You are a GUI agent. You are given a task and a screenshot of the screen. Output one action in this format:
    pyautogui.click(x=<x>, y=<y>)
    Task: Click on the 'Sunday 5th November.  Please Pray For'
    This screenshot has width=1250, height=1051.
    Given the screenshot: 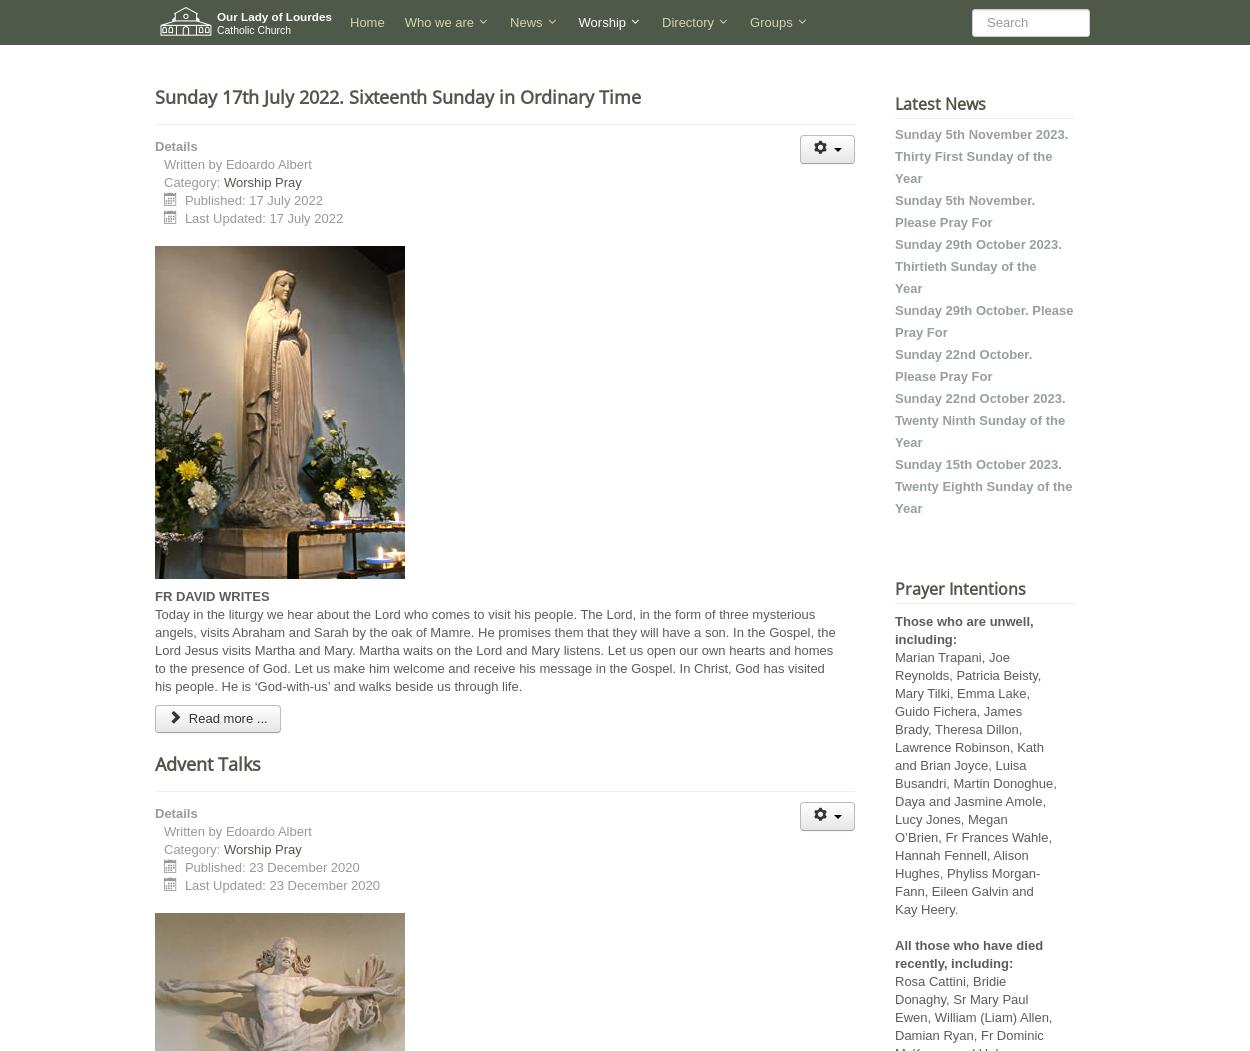 What is the action you would take?
    pyautogui.click(x=964, y=210)
    